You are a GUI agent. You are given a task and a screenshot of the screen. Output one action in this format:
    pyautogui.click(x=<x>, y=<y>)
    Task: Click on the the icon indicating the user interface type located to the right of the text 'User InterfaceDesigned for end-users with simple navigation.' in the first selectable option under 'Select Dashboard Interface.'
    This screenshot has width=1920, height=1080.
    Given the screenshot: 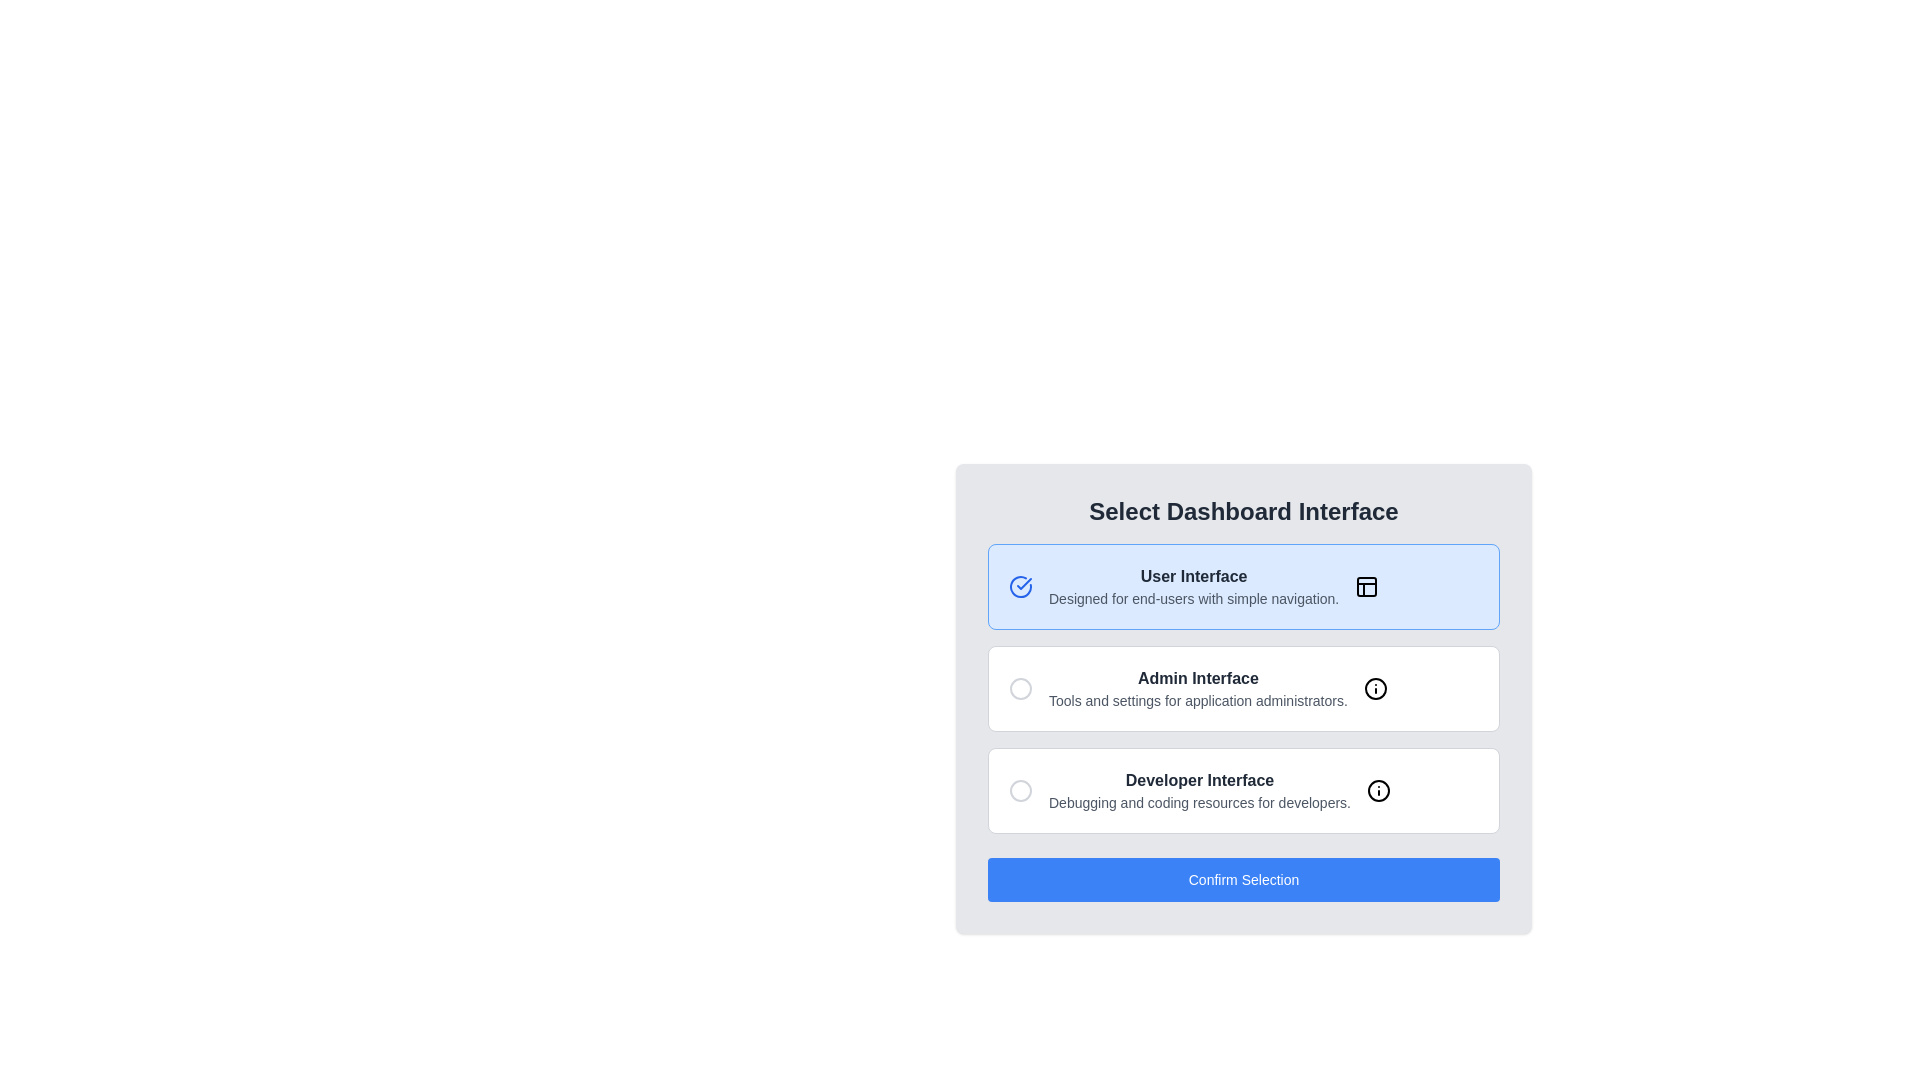 What is the action you would take?
    pyautogui.click(x=1366, y=585)
    